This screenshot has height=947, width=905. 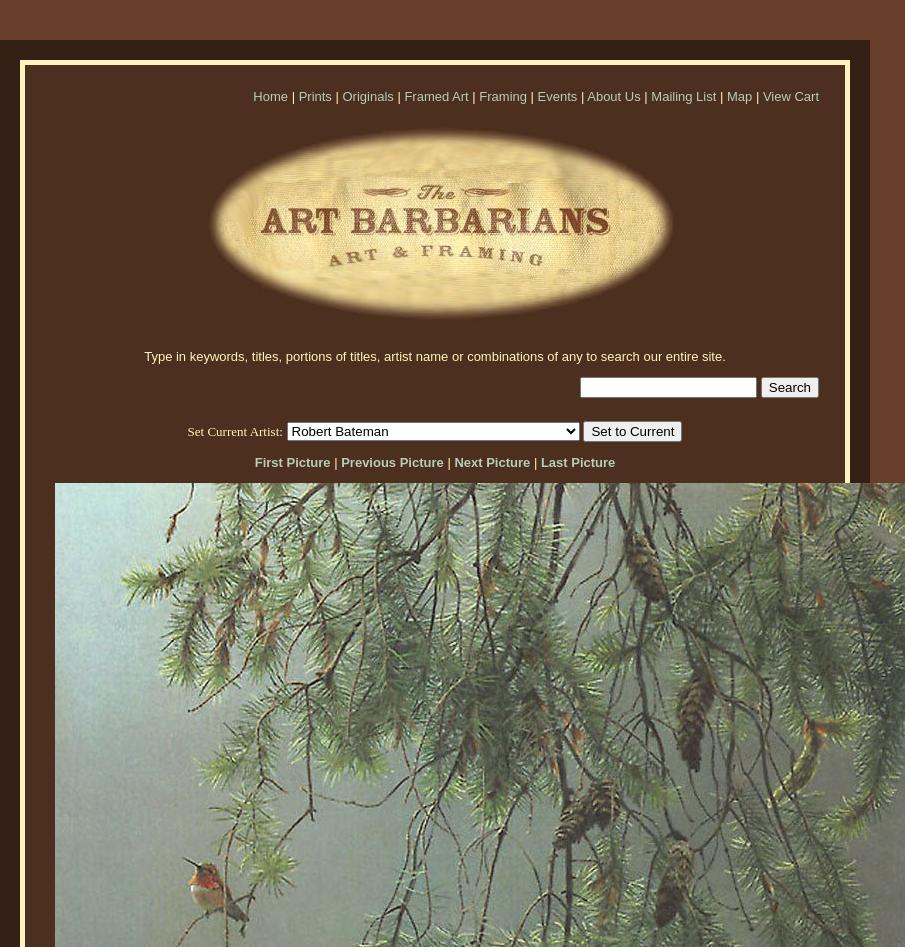 What do you see at coordinates (738, 95) in the screenshot?
I see `'Map'` at bounding box center [738, 95].